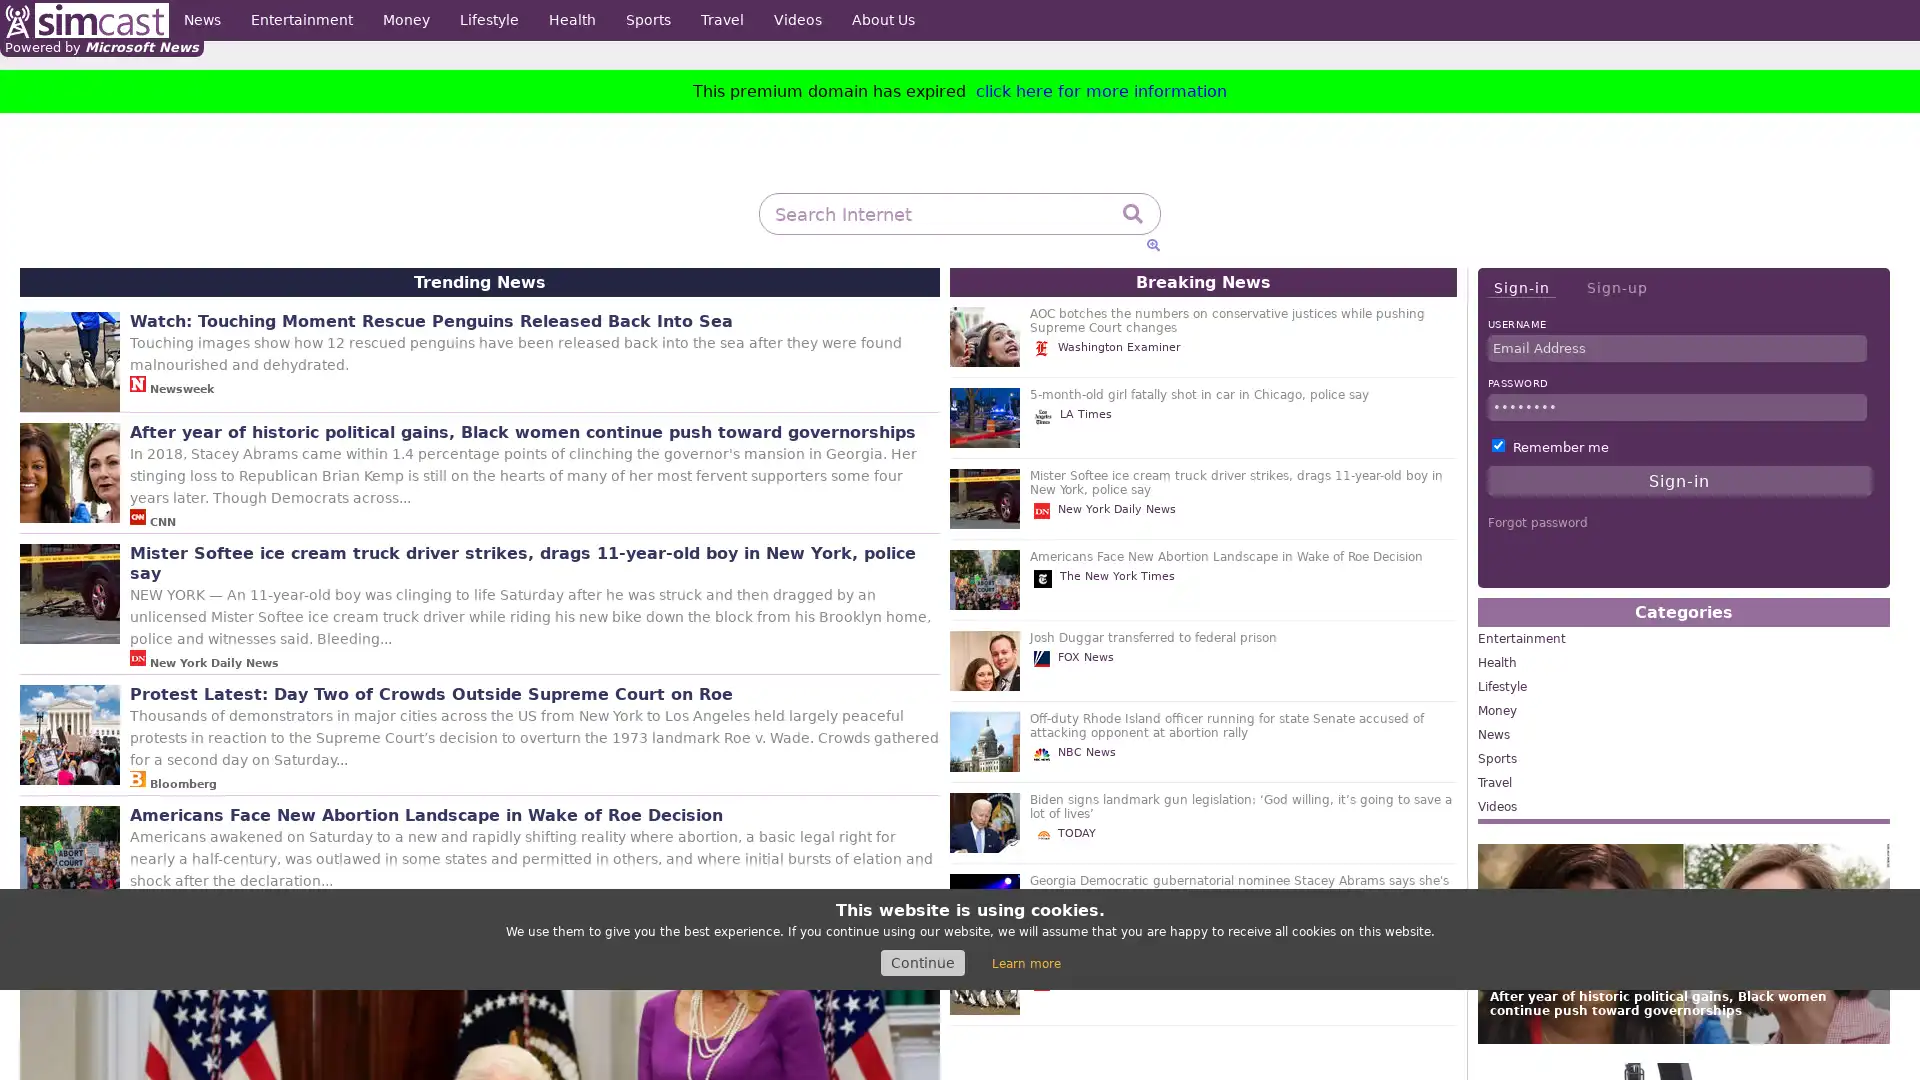  Describe the element at coordinates (921, 962) in the screenshot. I see `Continue` at that location.